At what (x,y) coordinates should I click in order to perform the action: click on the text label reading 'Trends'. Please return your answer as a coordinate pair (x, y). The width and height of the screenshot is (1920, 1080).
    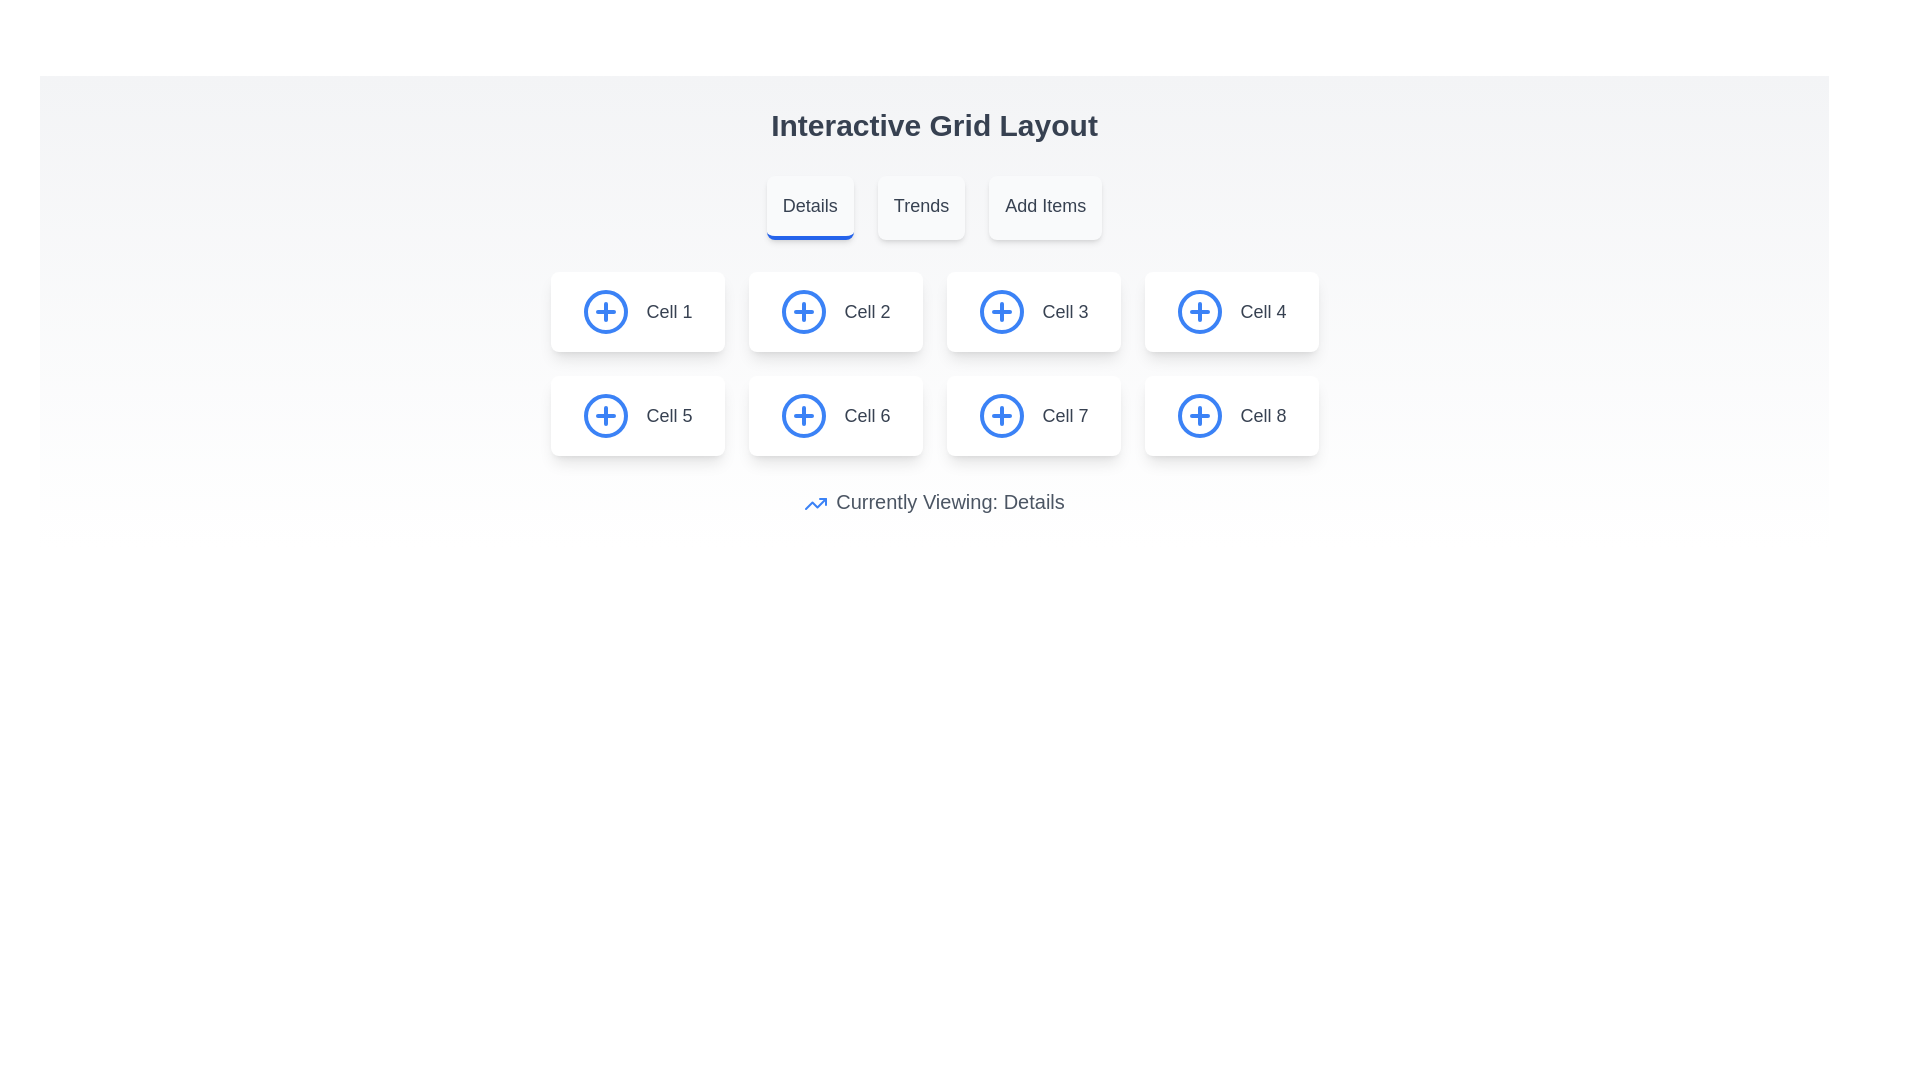
    Looking at the image, I should click on (920, 205).